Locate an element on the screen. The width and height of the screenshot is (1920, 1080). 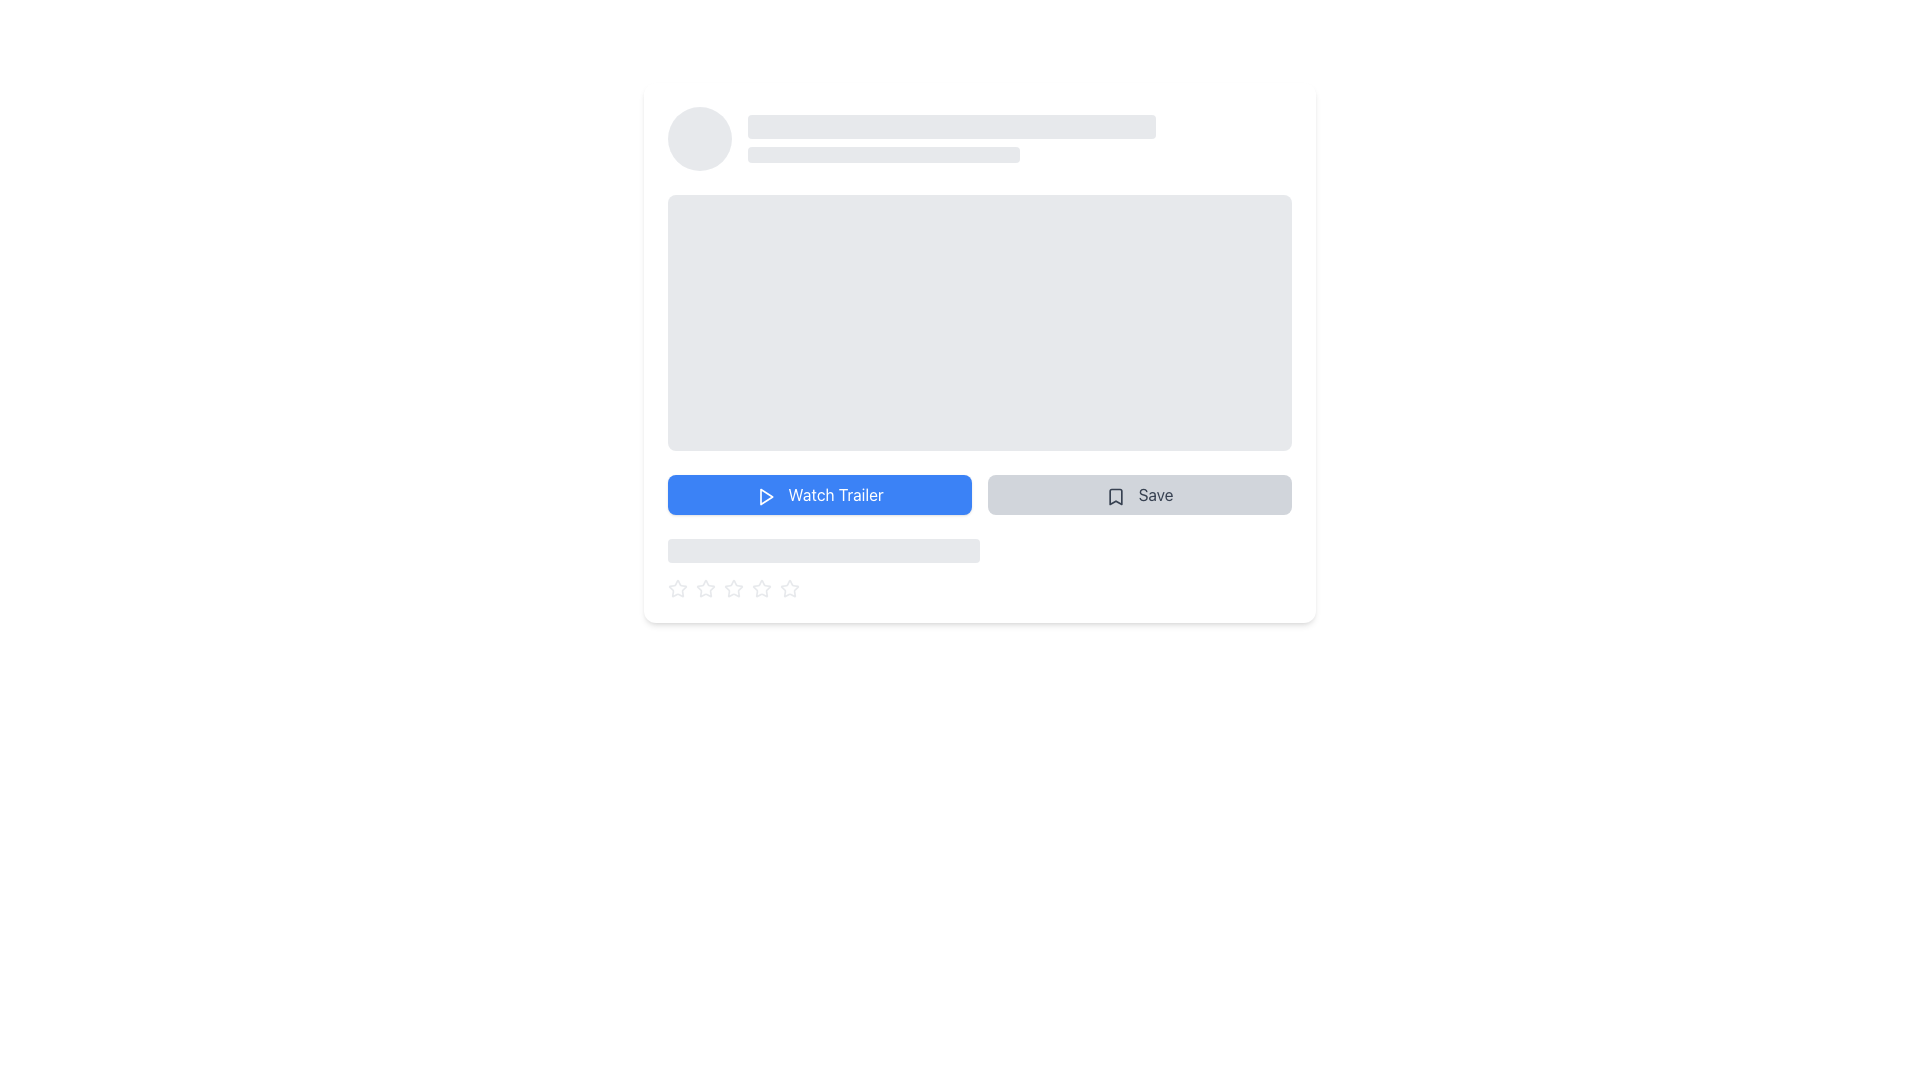
the large rectangular placeholder section with rounded corners, styled in light gray, which is centrally located above the 'Watch Trailer' and 'Save' buttons is located at coordinates (979, 322).